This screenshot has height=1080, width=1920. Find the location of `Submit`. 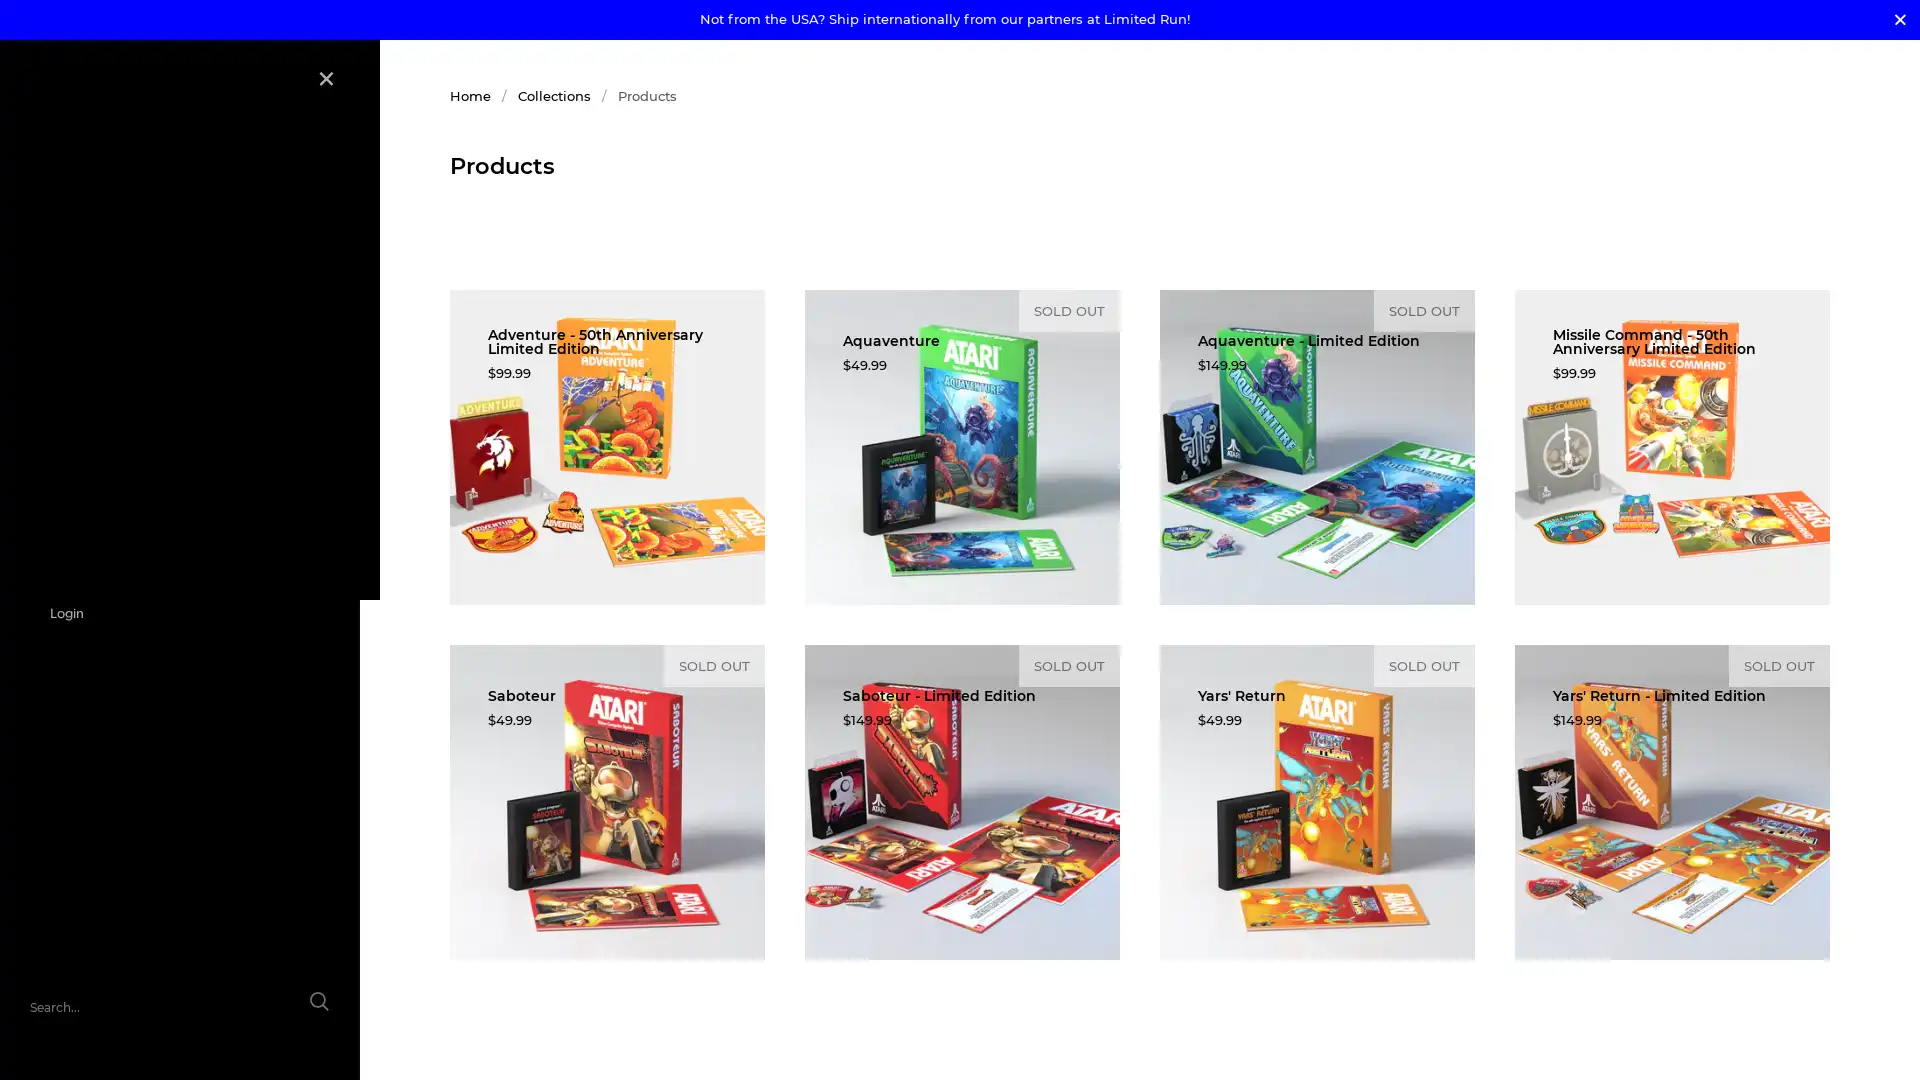

Submit is located at coordinates (297, 1013).